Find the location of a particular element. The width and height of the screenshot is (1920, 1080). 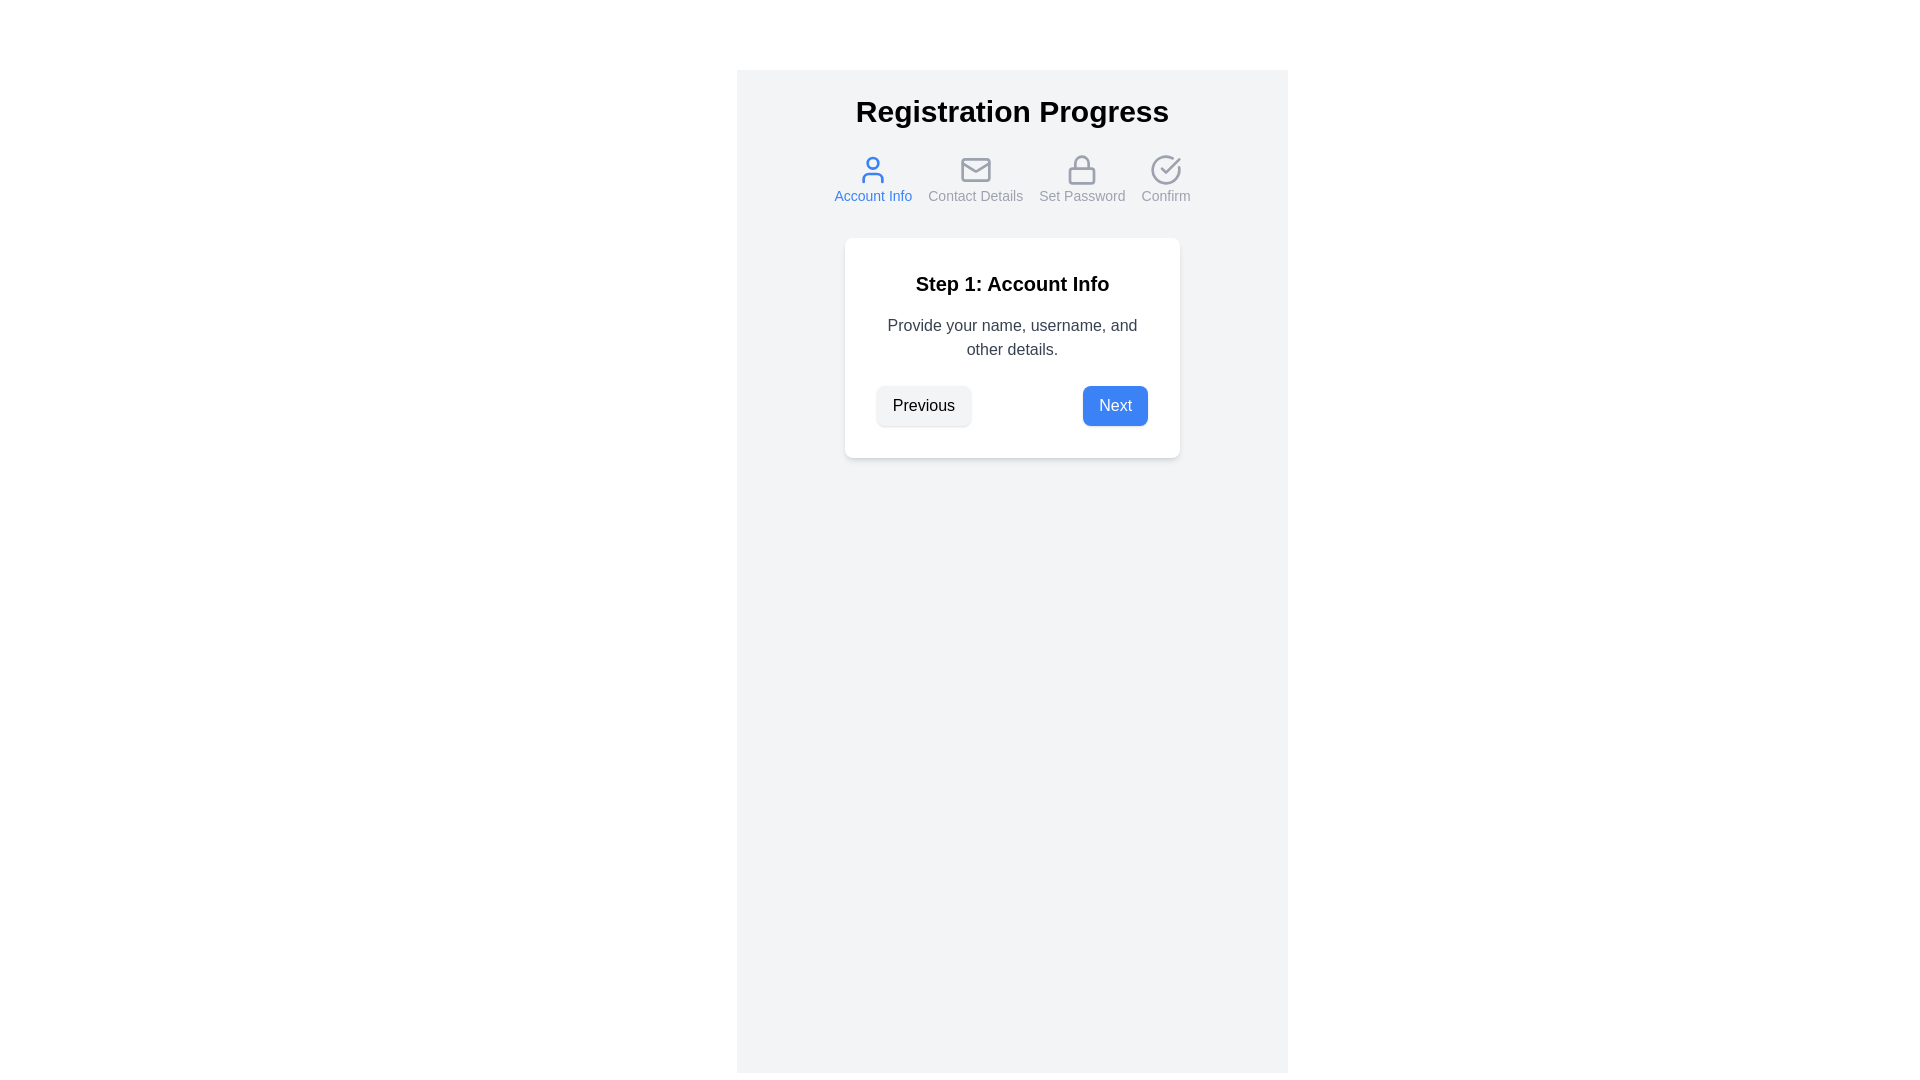

the 'Account Info' text element, which is styled in a smaller blue font and located in the horizontal navigation bar under the 'Registration Progress' label is located at coordinates (873, 196).